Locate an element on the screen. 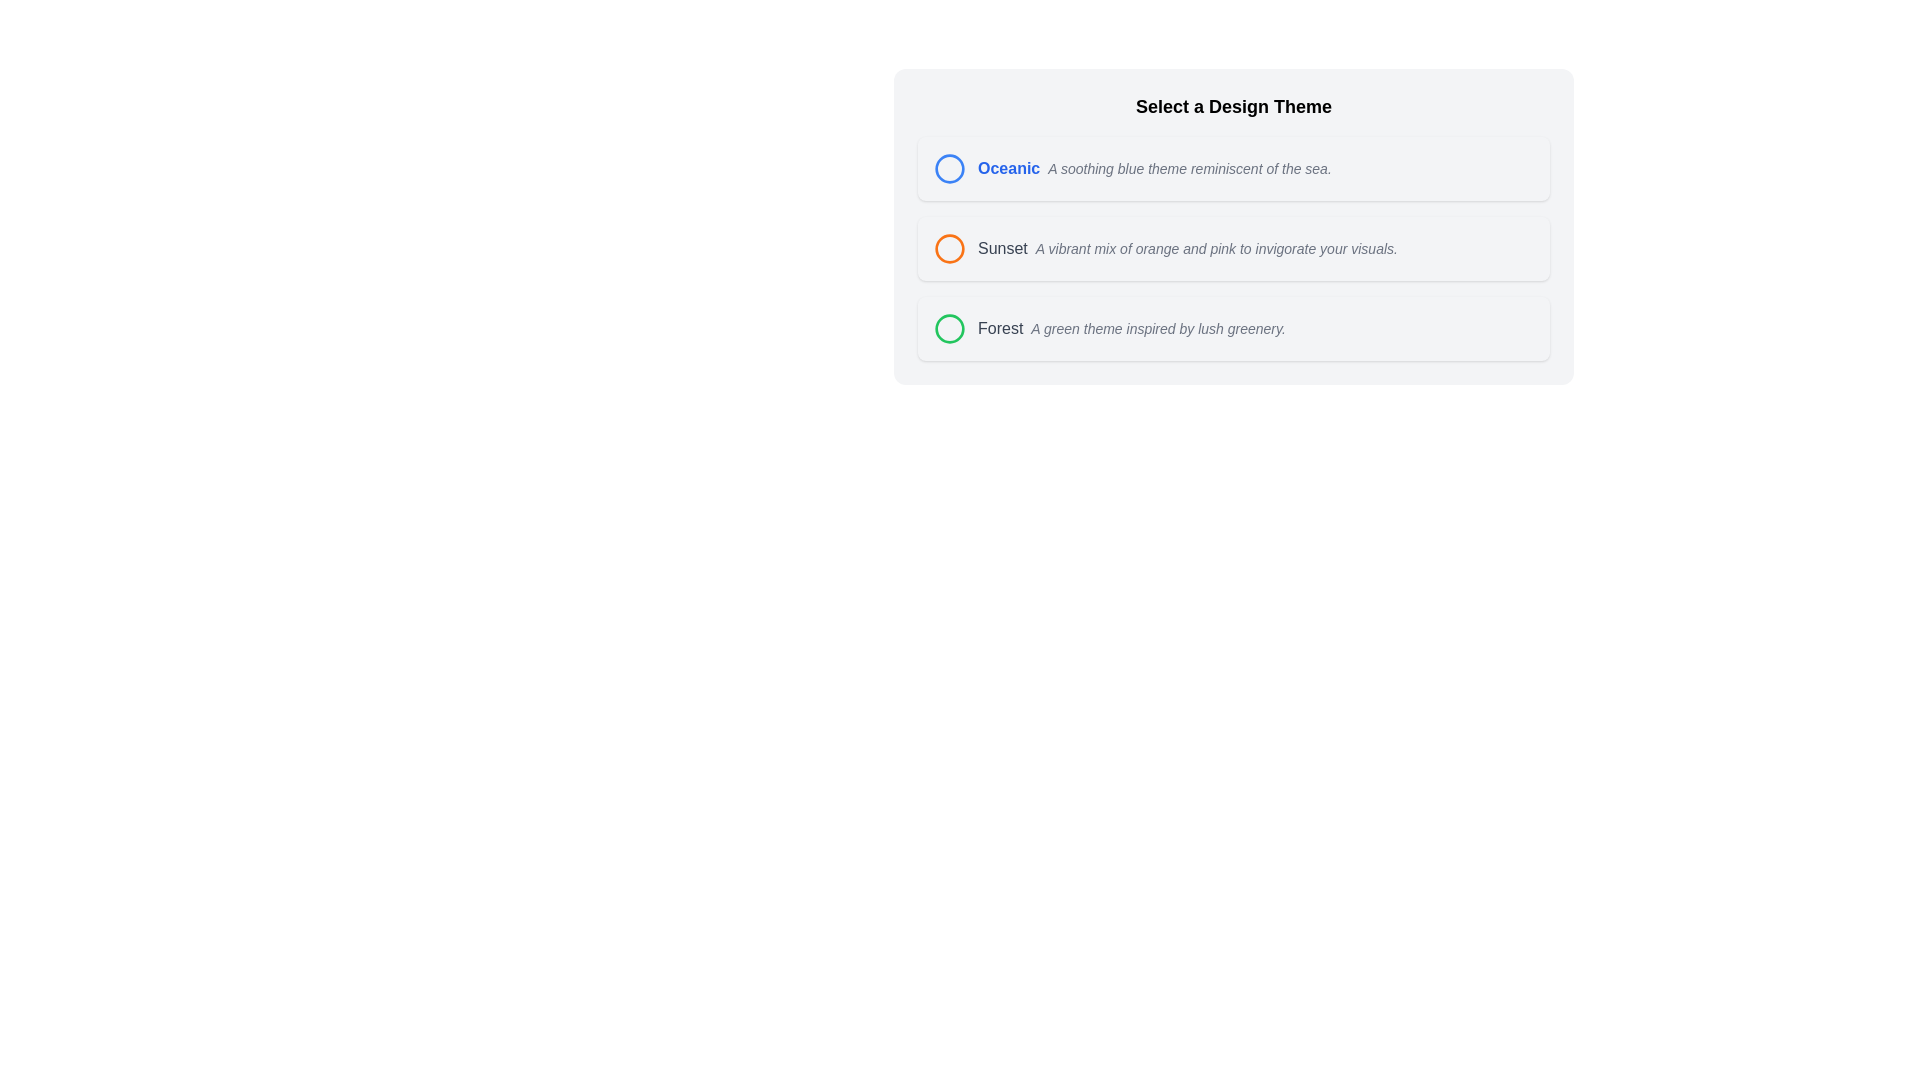 This screenshot has height=1080, width=1920. the text label that serves as the title for the selection option, located between an orange circular icon and a description about color mix is located at coordinates (1002, 248).